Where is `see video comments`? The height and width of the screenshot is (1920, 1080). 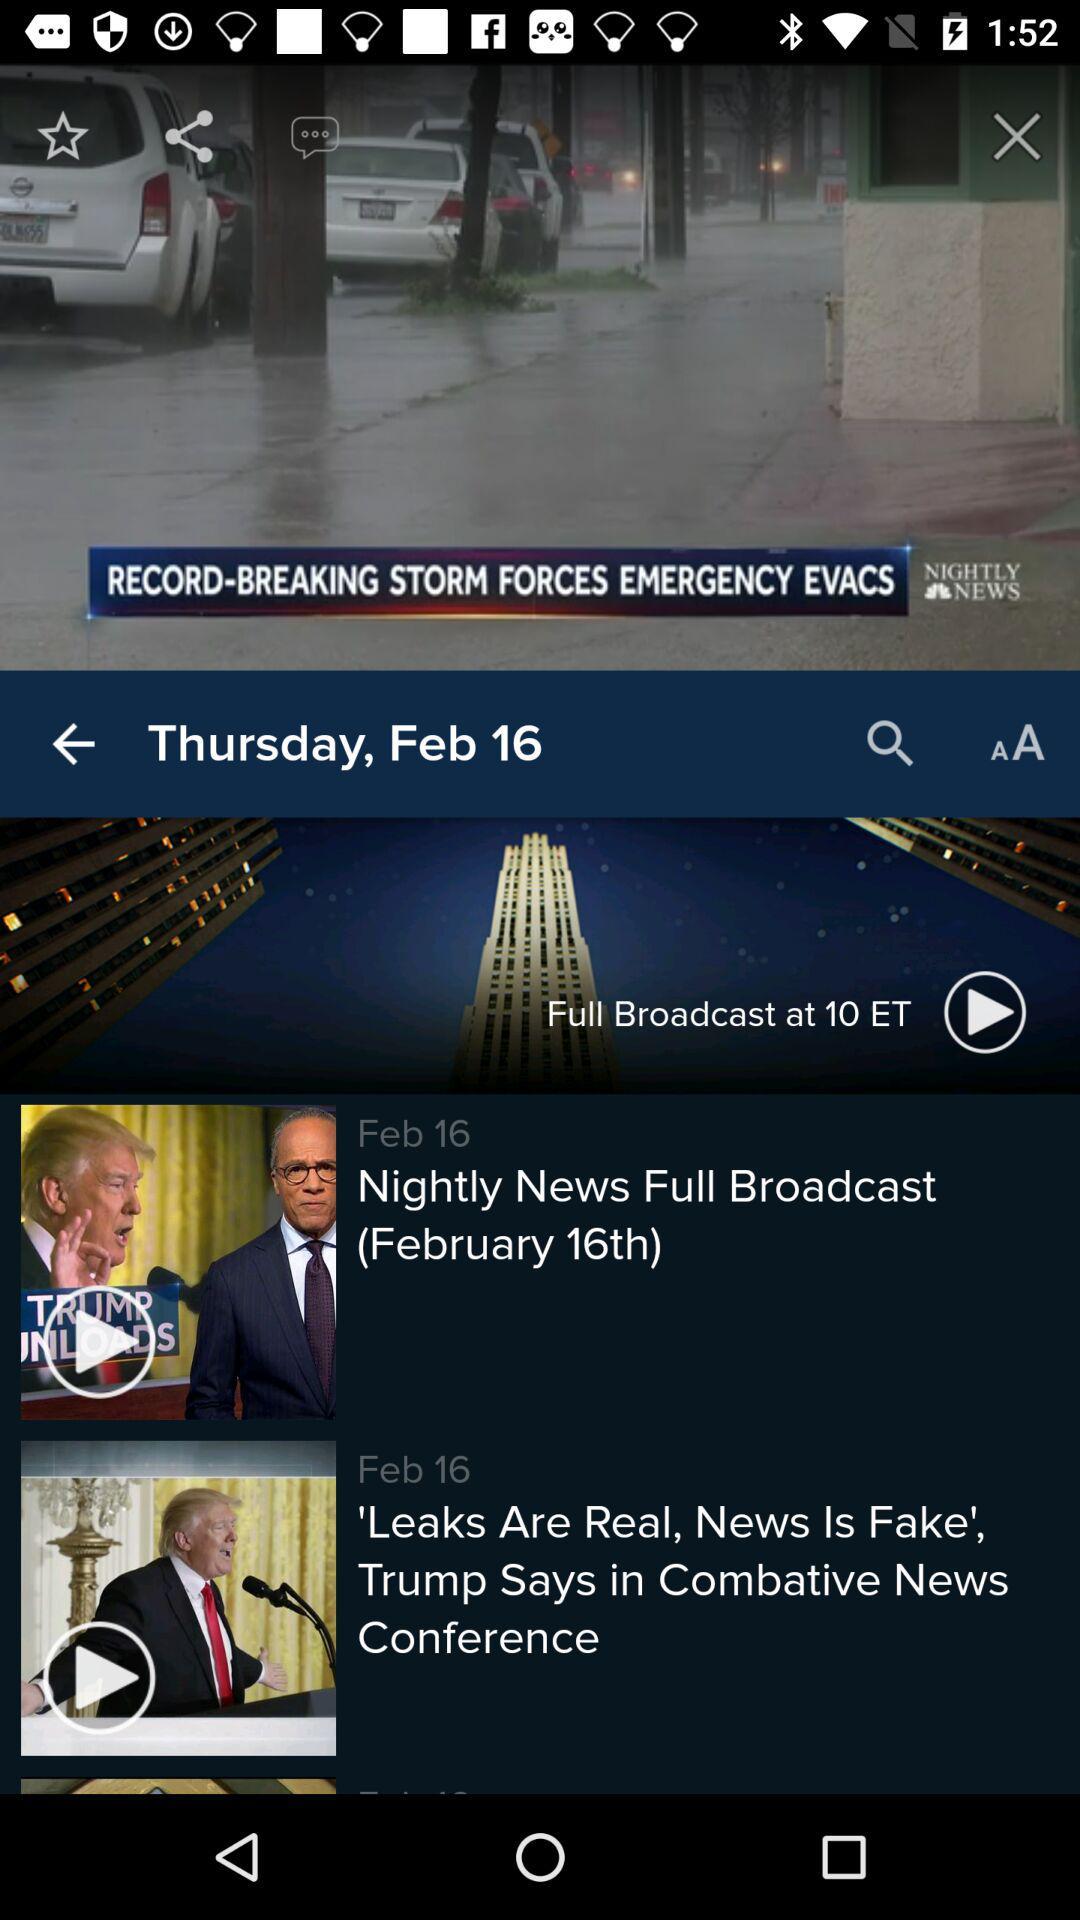
see video comments is located at coordinates (315, 135).